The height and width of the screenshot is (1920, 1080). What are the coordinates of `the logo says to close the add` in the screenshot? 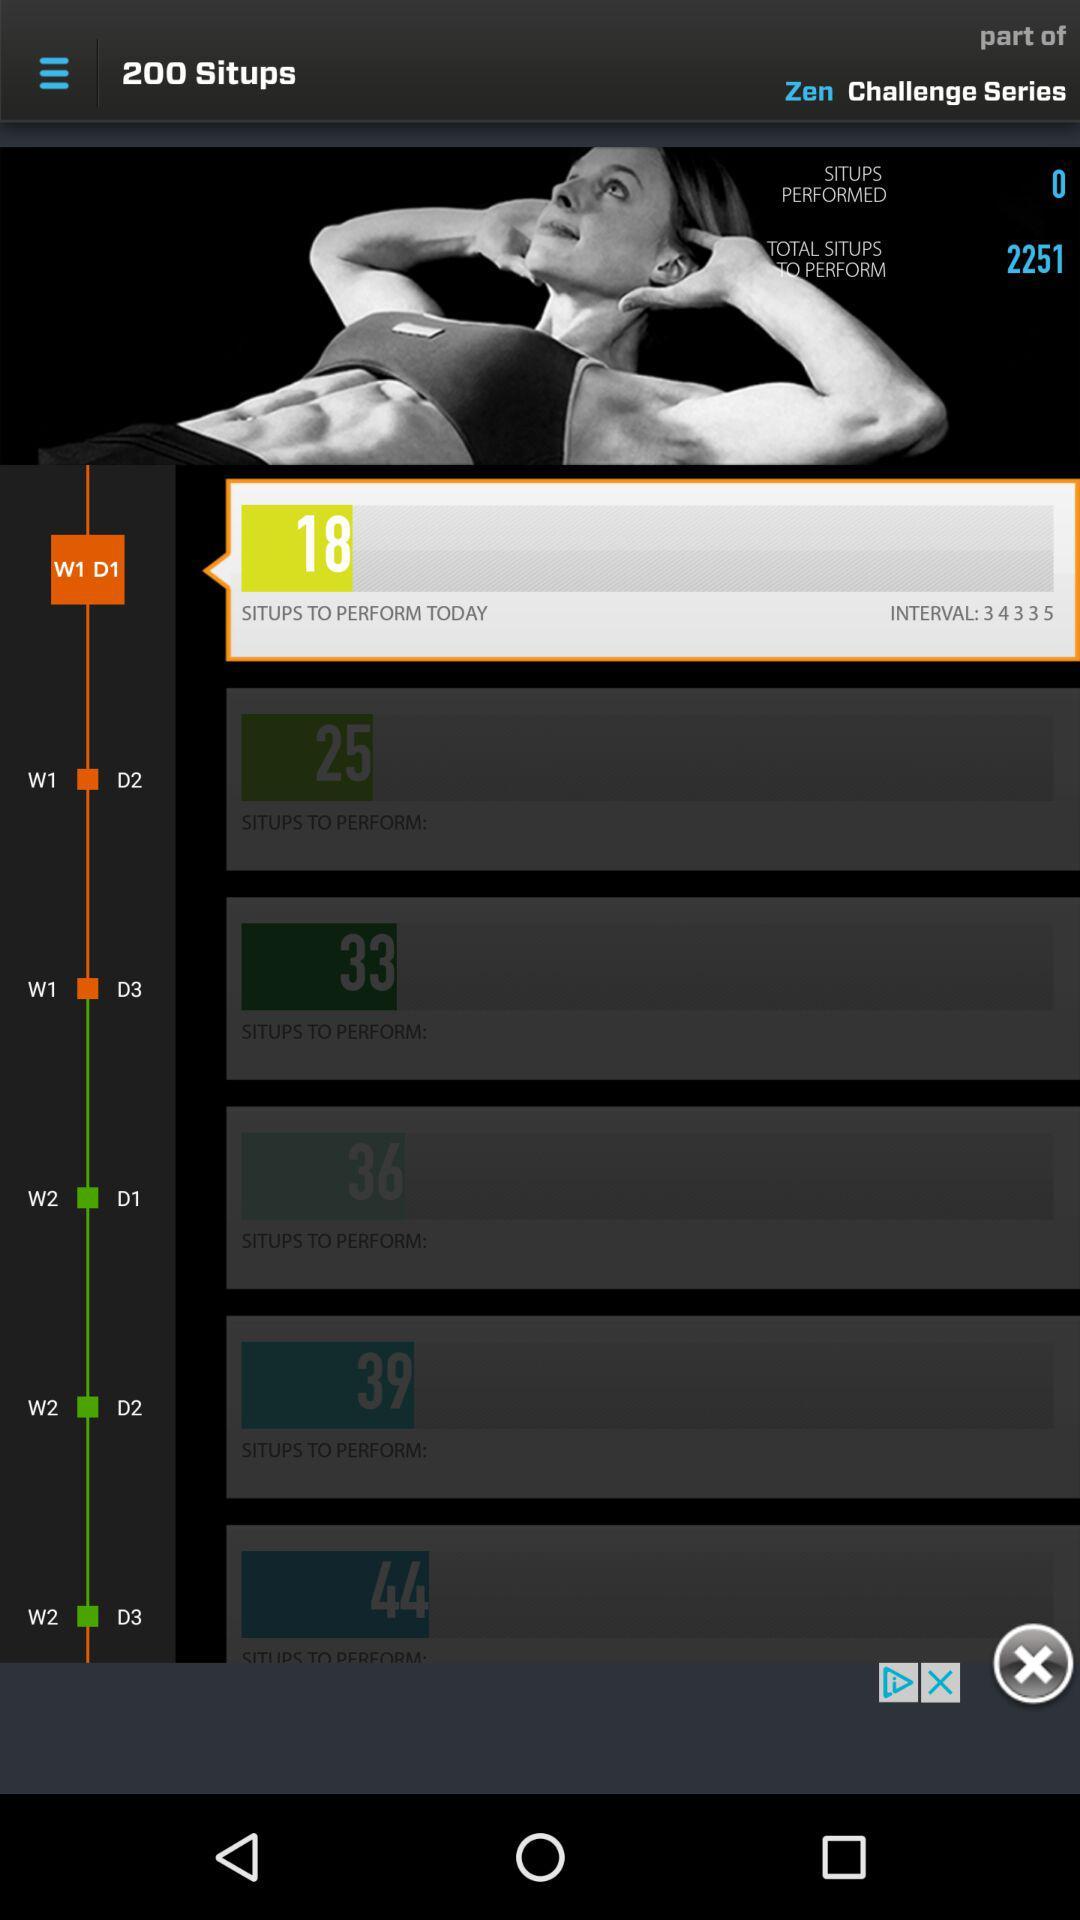 It's located at (1032, 1667).